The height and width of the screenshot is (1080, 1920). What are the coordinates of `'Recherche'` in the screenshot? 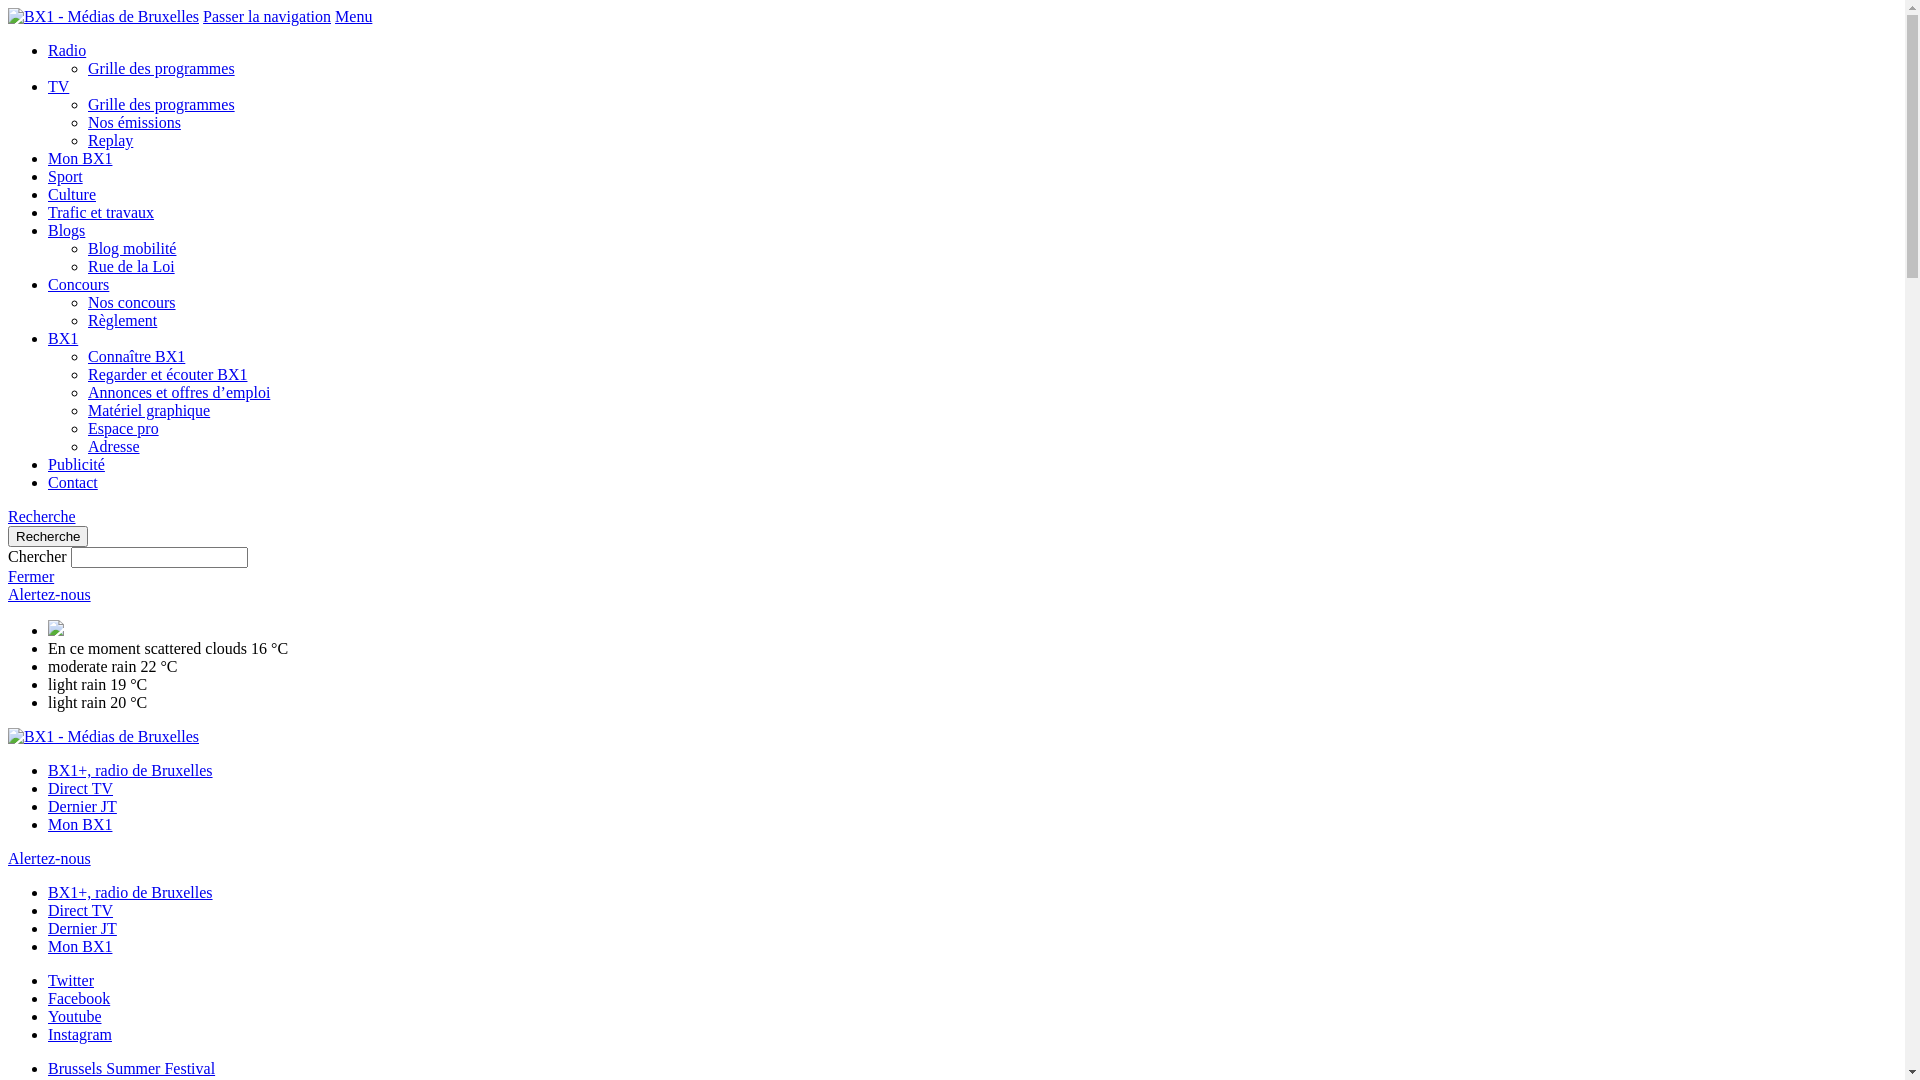 It's located at (48, 535).